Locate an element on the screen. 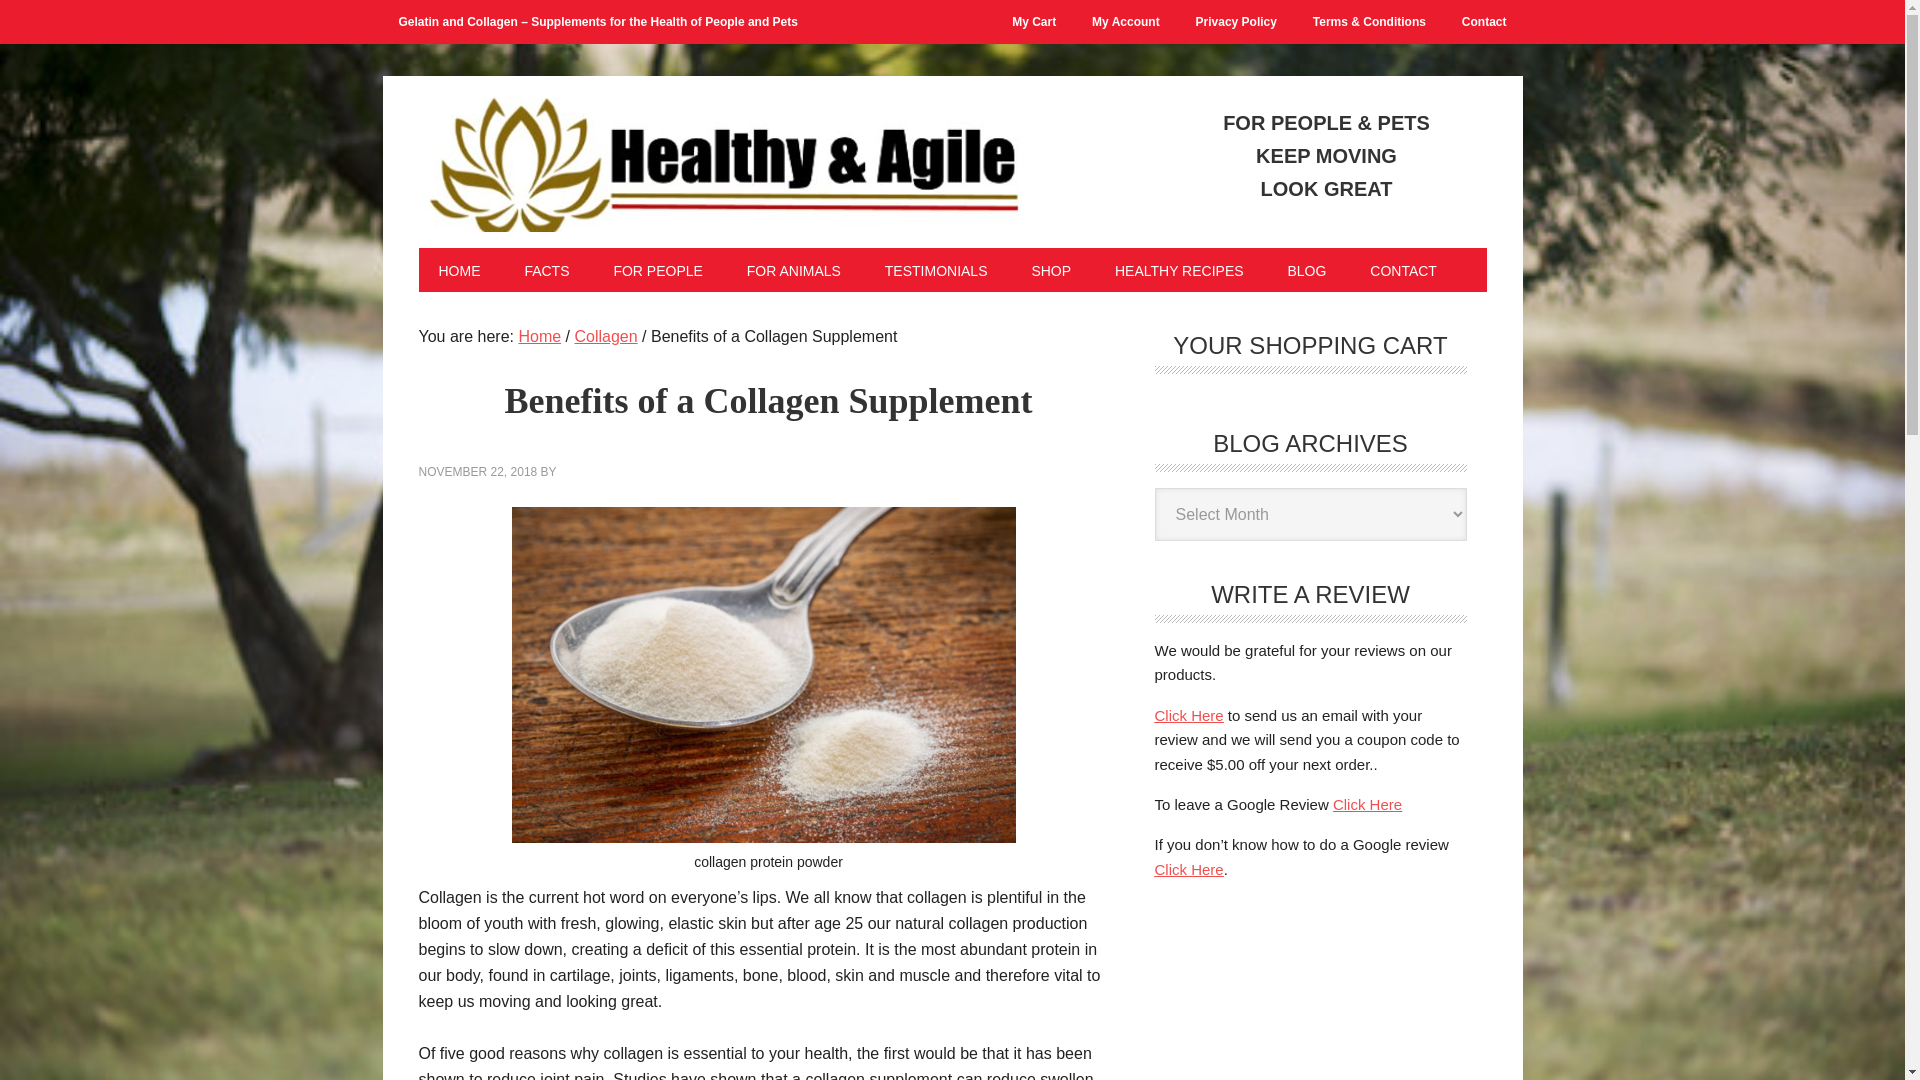  'Click Here' is located at coordinates (1188, 714).